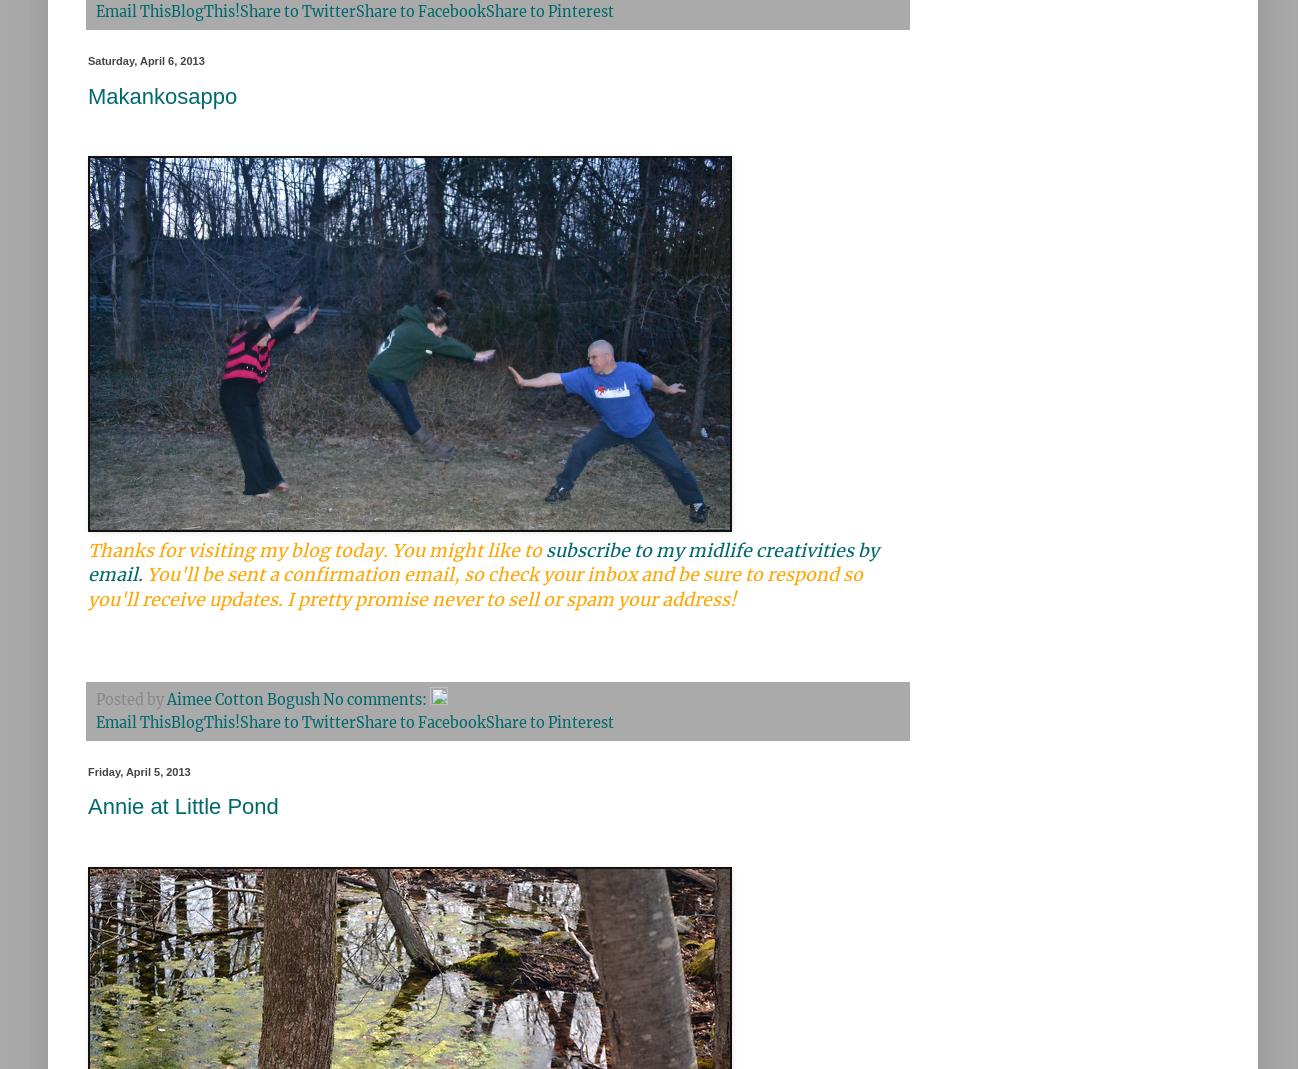  I want to click on 'No comments:', so click(376, 698).